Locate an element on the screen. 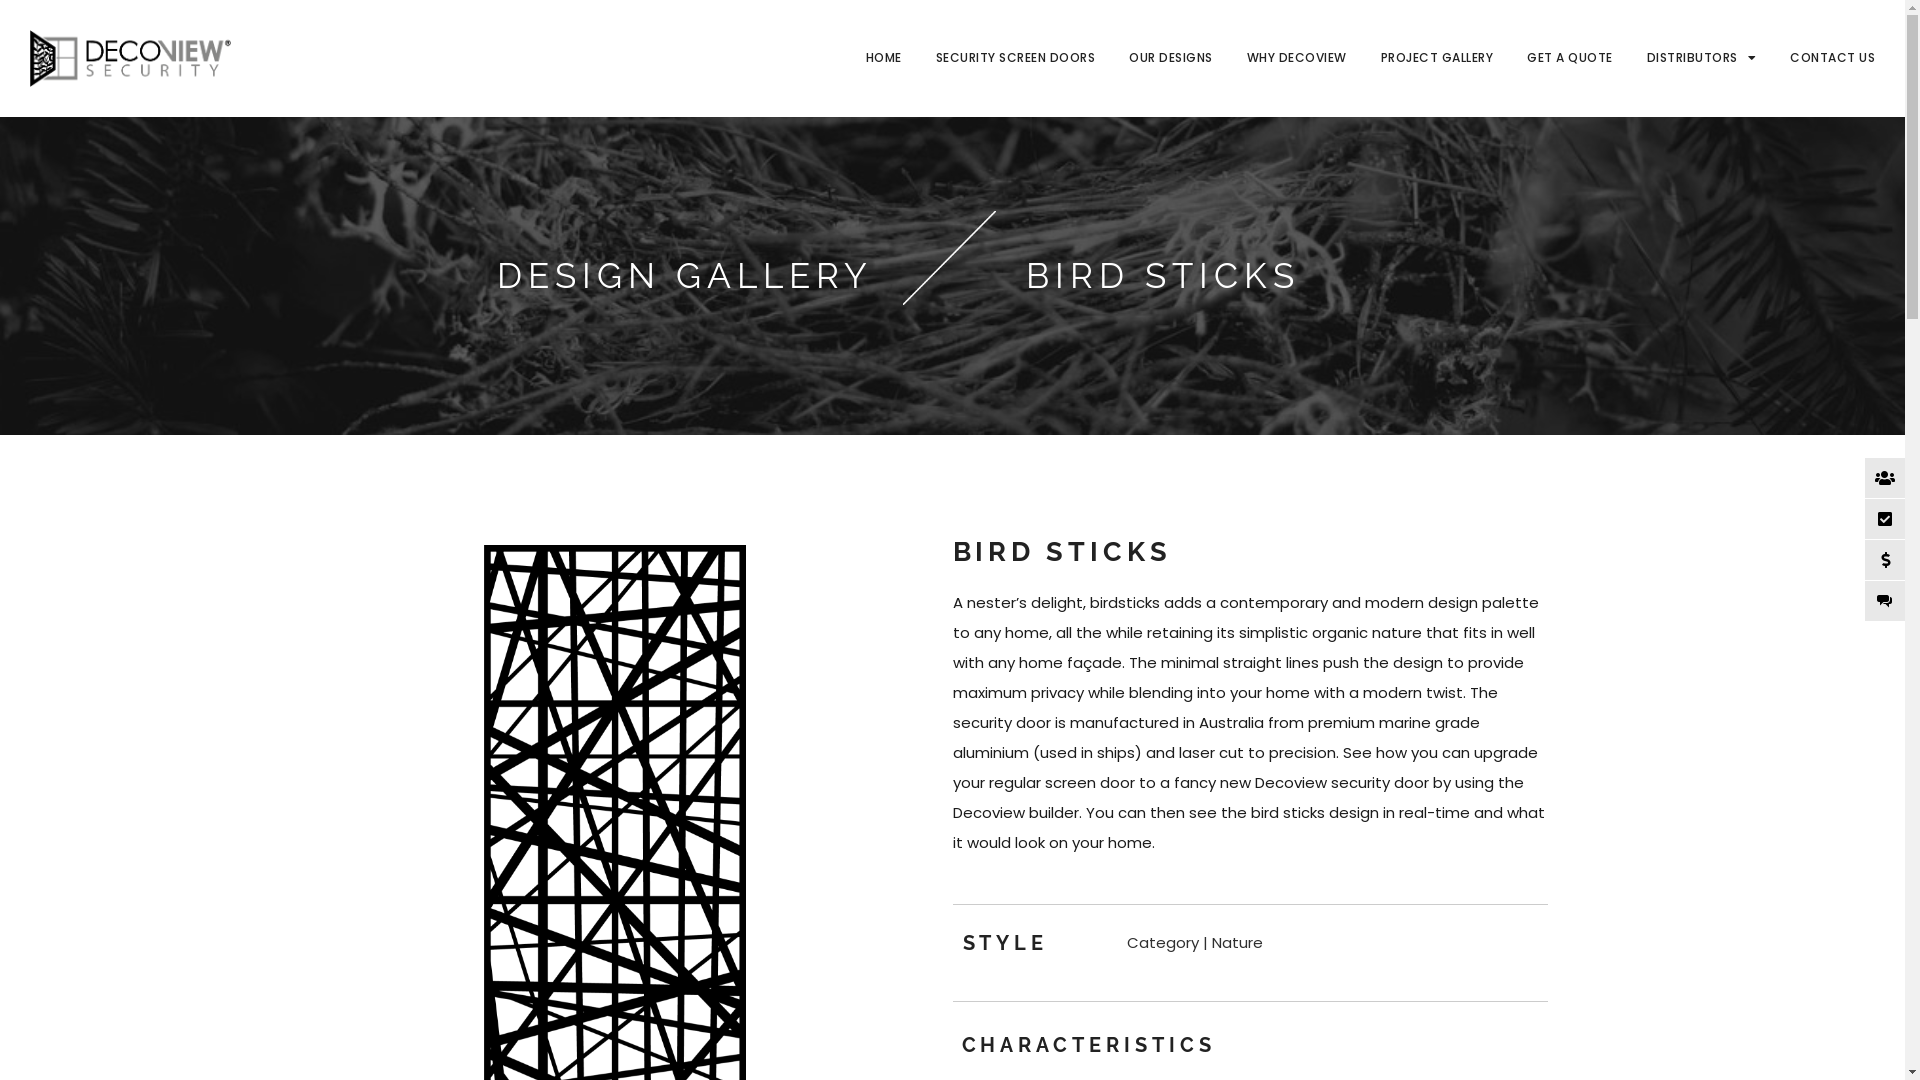 The width and height of the screenshot is (1920, 1080). 'PROJECT GALLERY' is located at coordinates (1435, 56).